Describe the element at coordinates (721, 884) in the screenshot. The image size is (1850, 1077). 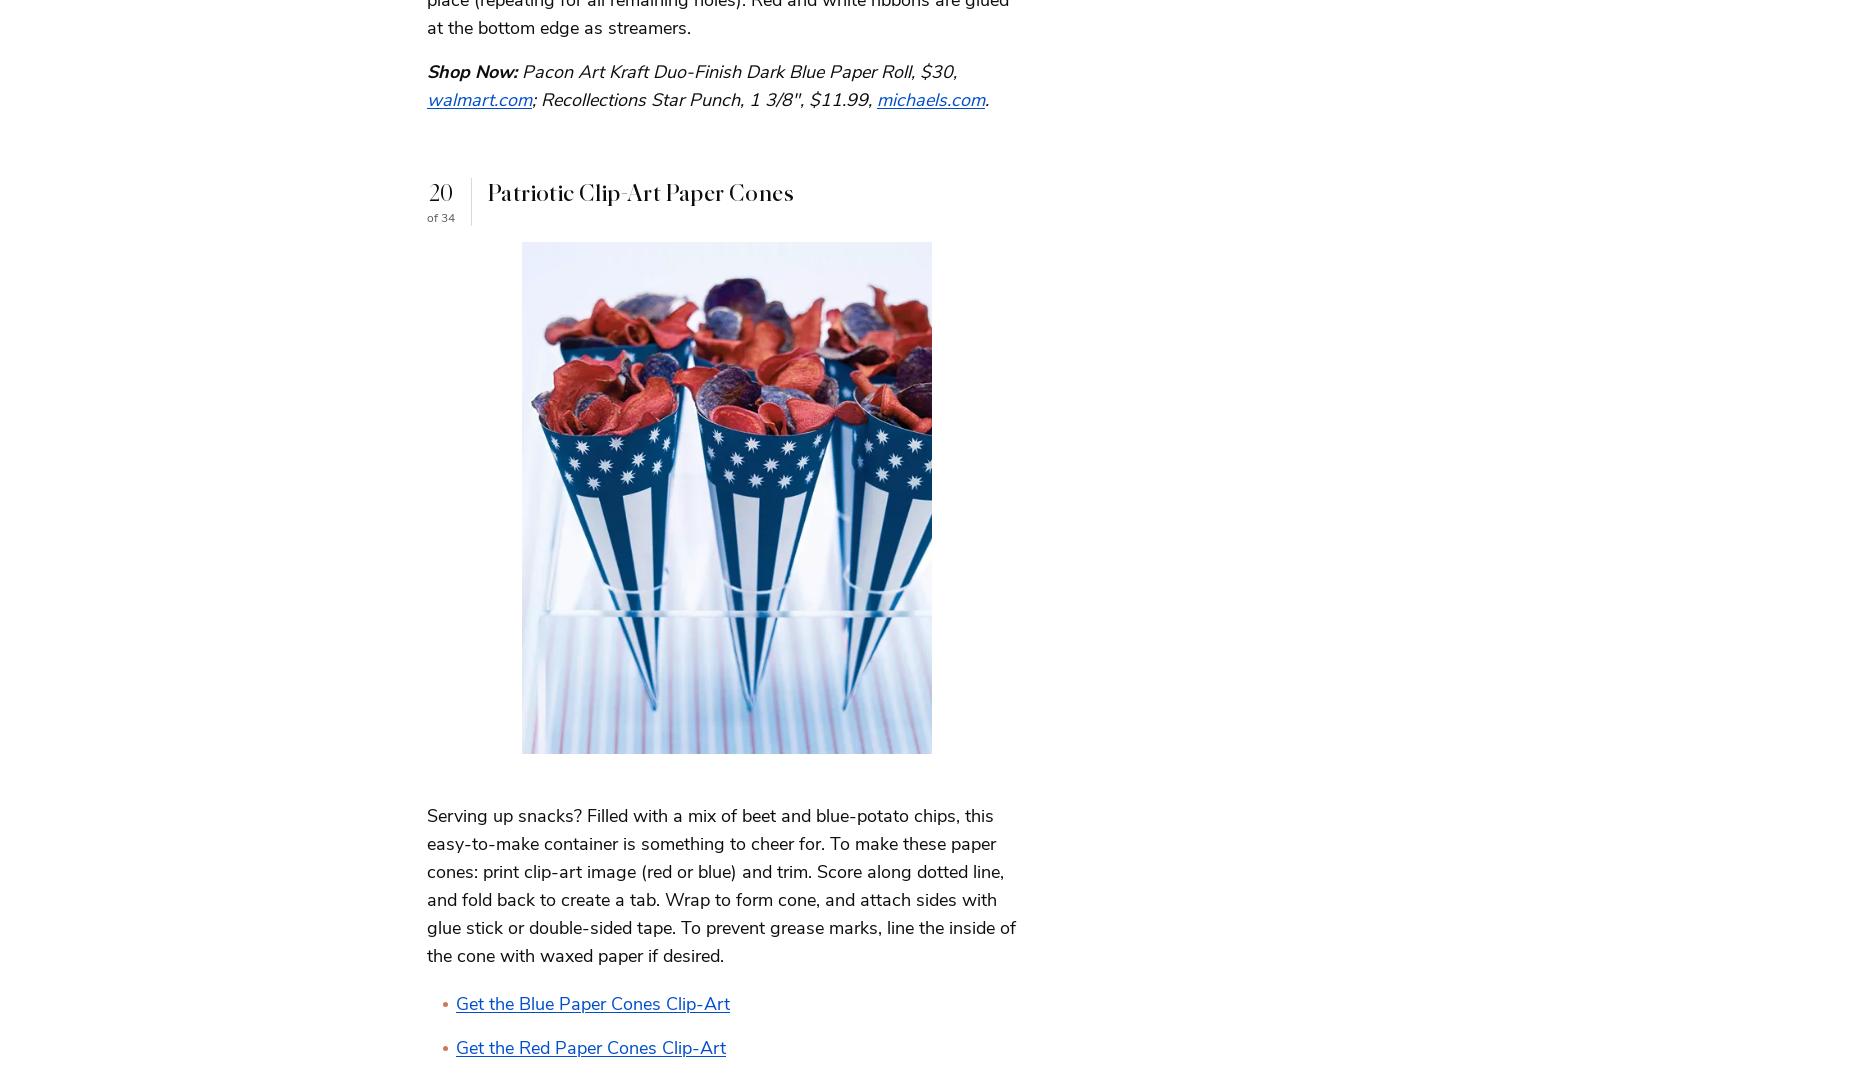
I see `'Serving up snacks? Filled with a mix of beet and blue-potato chips, this easy-to-make container is something to cheer for. To make these paper cones: print clip-art image (red or blue) and trim. Score along dotted line, and fold back to create a tab. Wrap to form cone, and attach sides with glue stick or double-sided tape. To prevent grease marks, line the inside of the cone with waxed paper if desired.'` at that location.